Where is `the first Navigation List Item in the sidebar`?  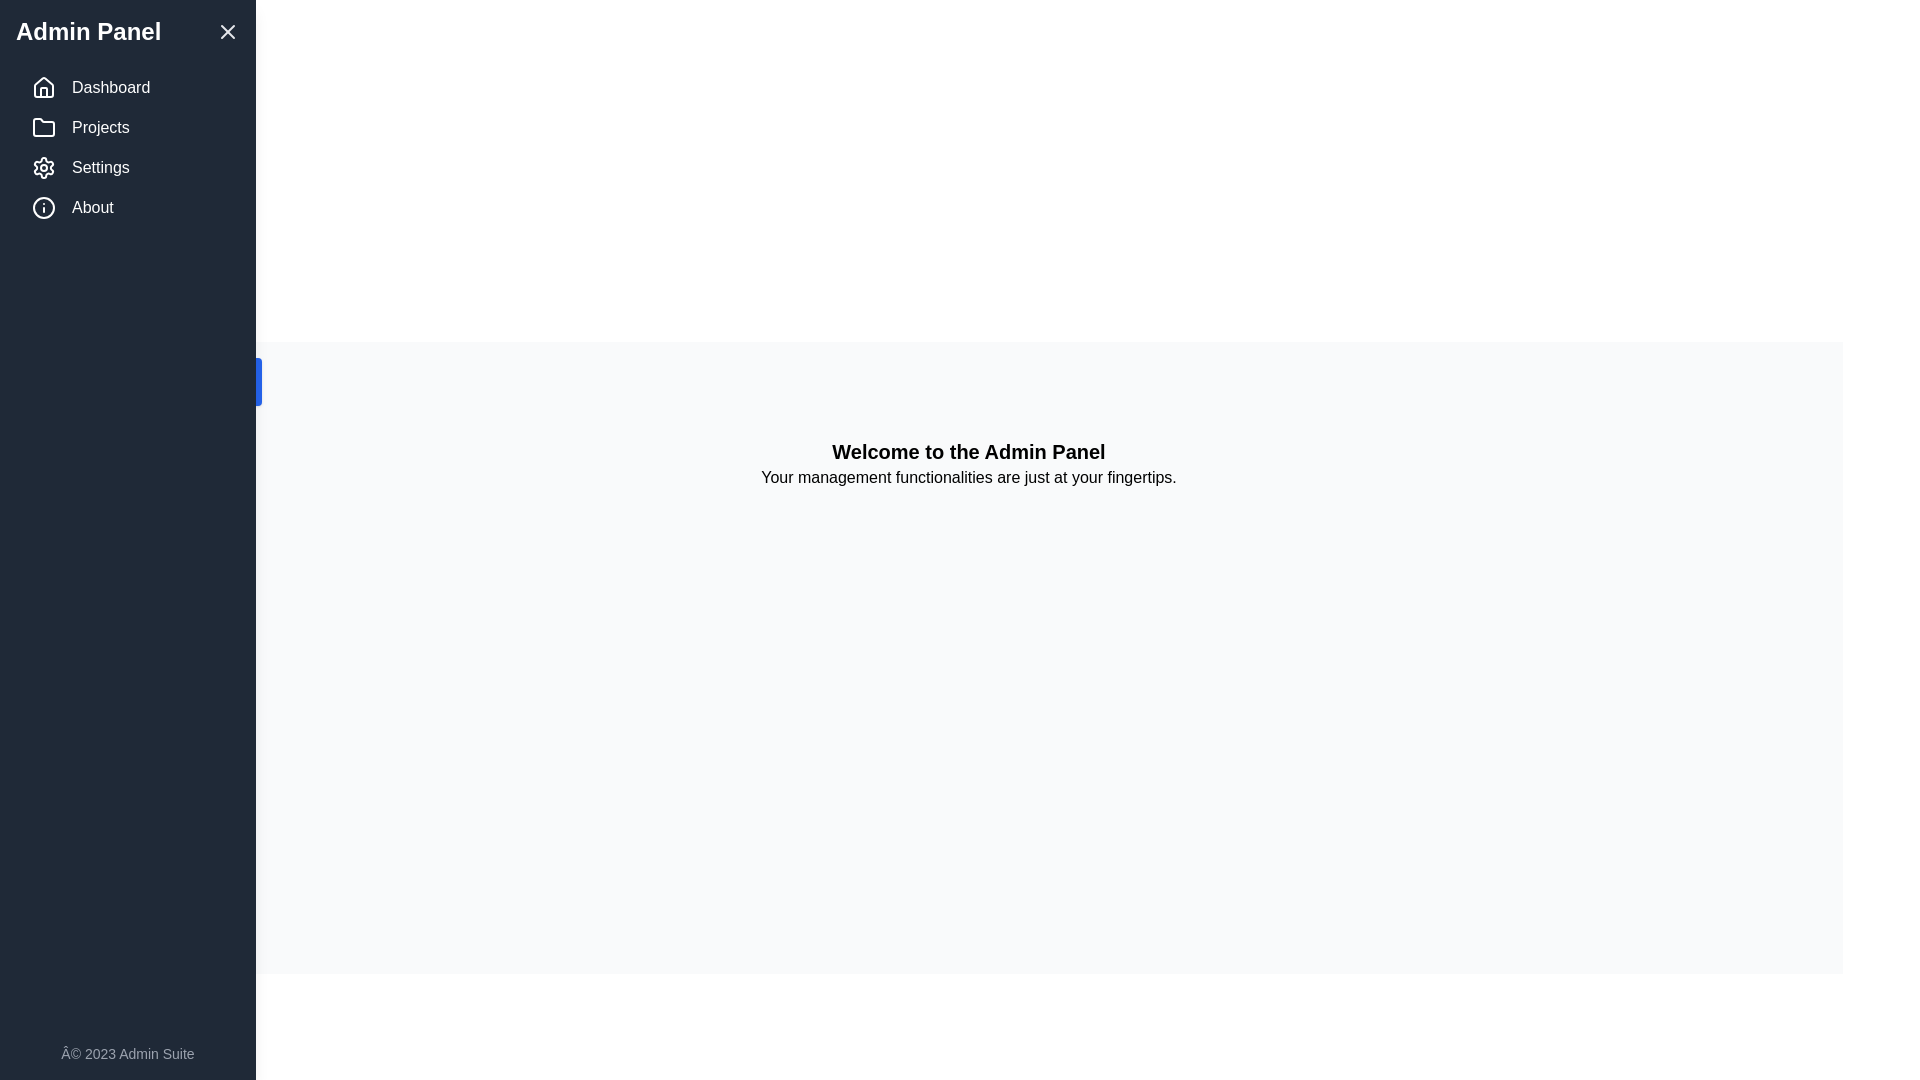 the first Navigation List Item in the sidebar is located at coordinates (127, 87).